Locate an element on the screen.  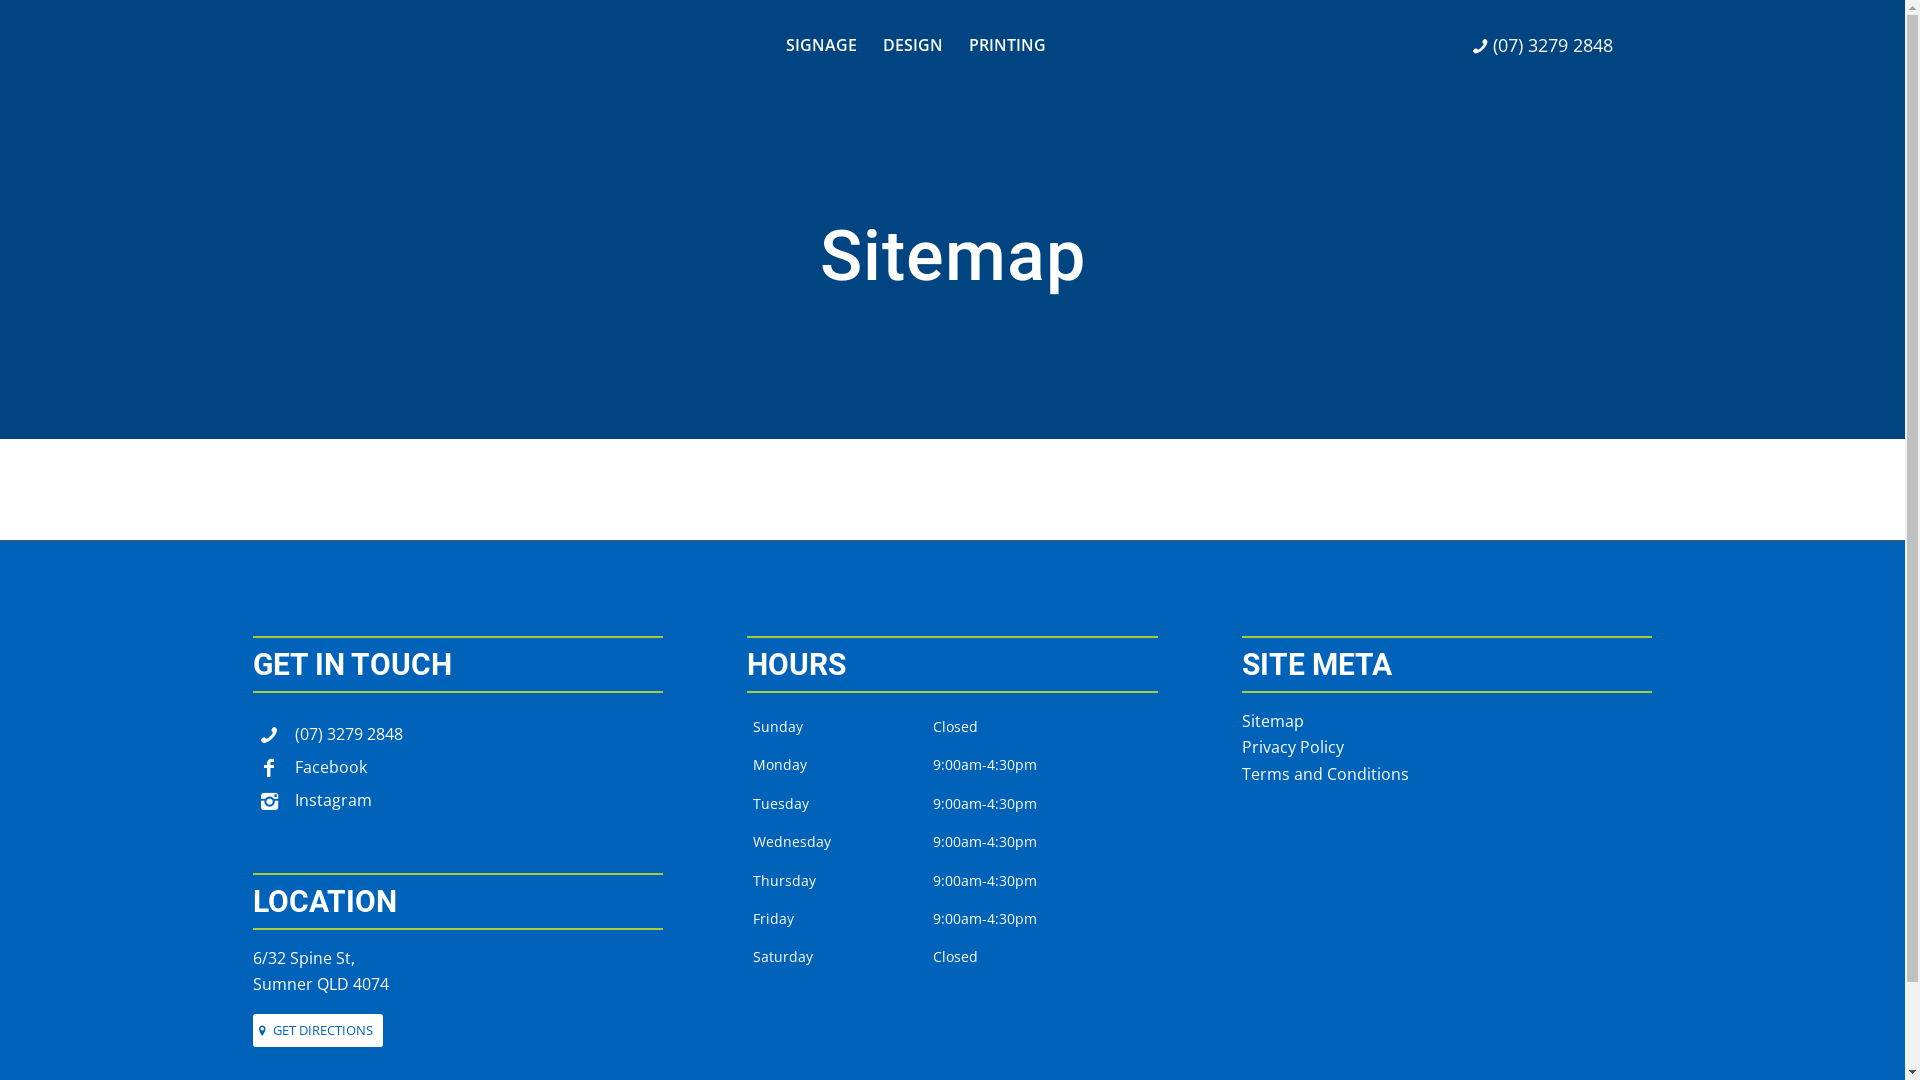
'Facebook' is located at coordinates (292, 766).